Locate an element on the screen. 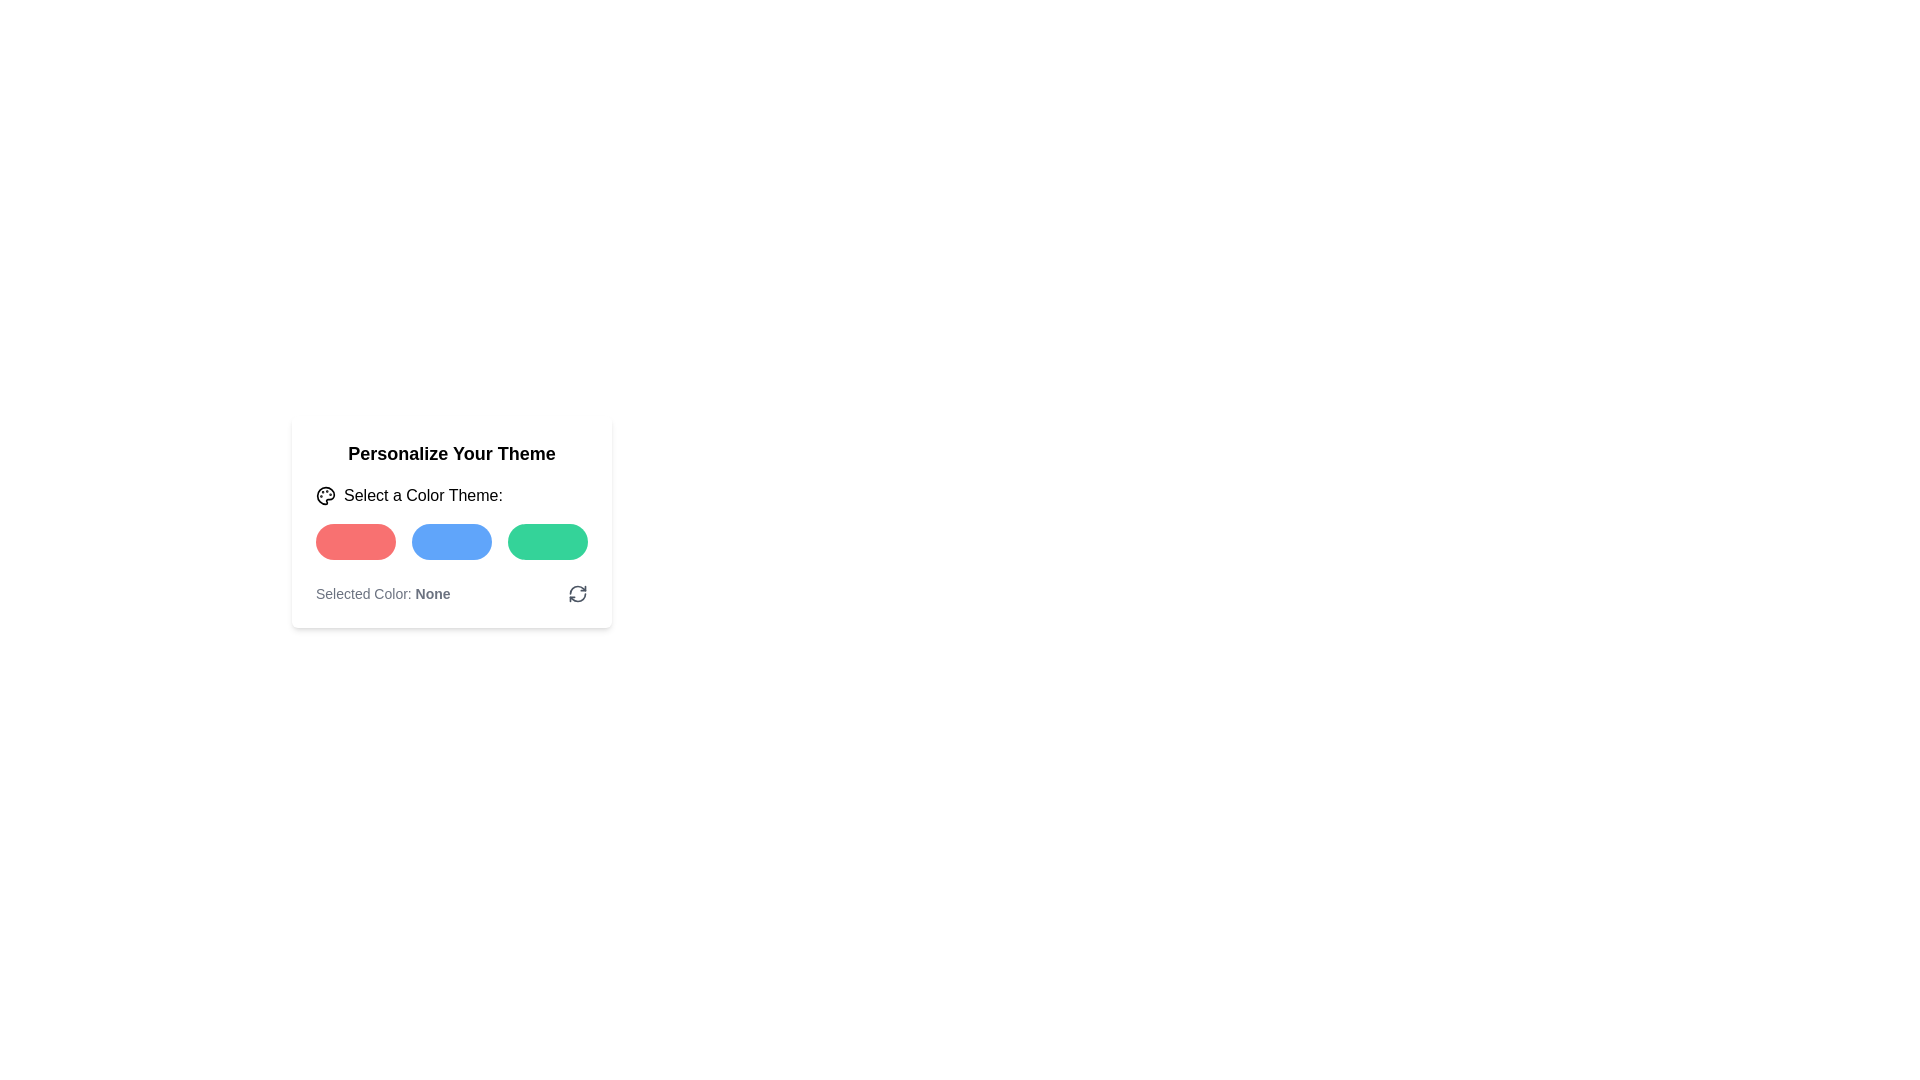 This screenshot has height=1080, width=1920. the text label displaying 'Selected Color: None', which is styled with a smaller light gray font and is part of the color selection interface is located at coordinates (383, 593).